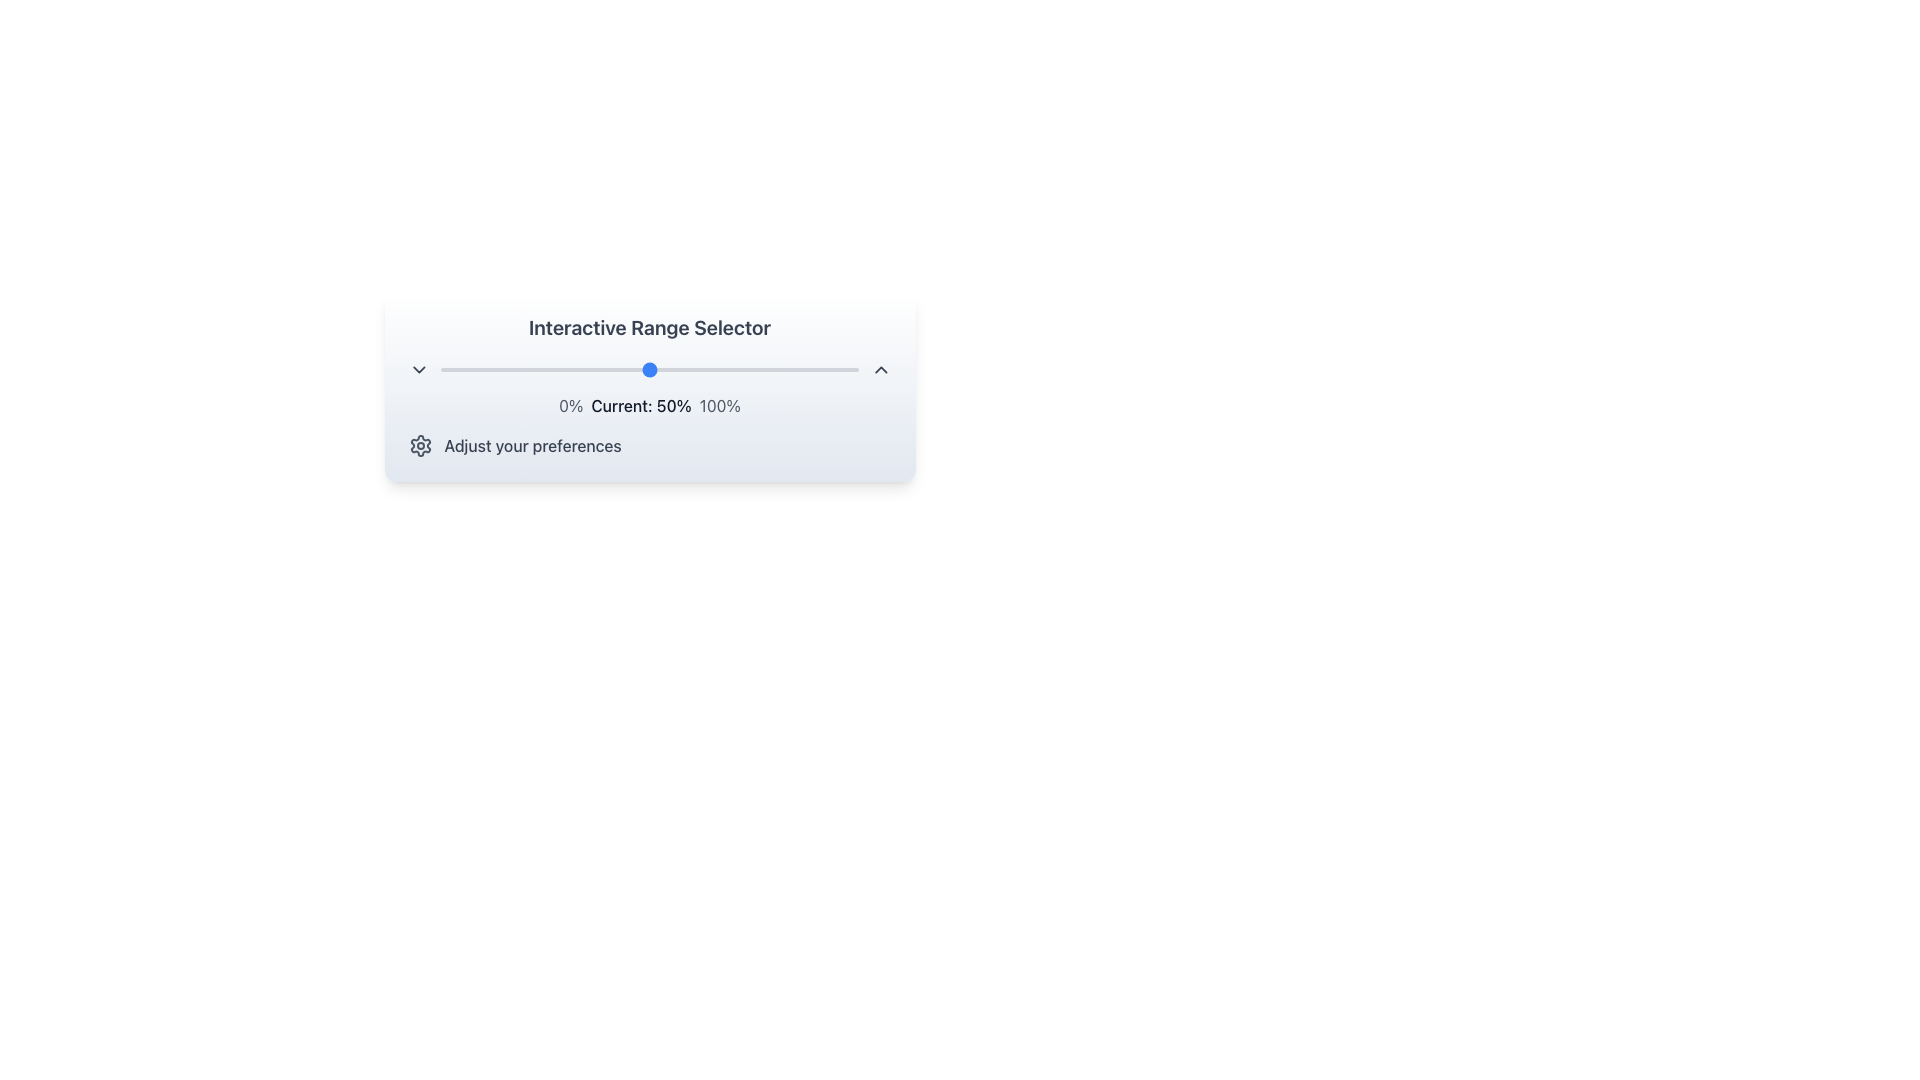 The image size is (1920, 1080). Describe the element at coordinates (586, 370) in the screenshot. I see `the slider value` at that location.